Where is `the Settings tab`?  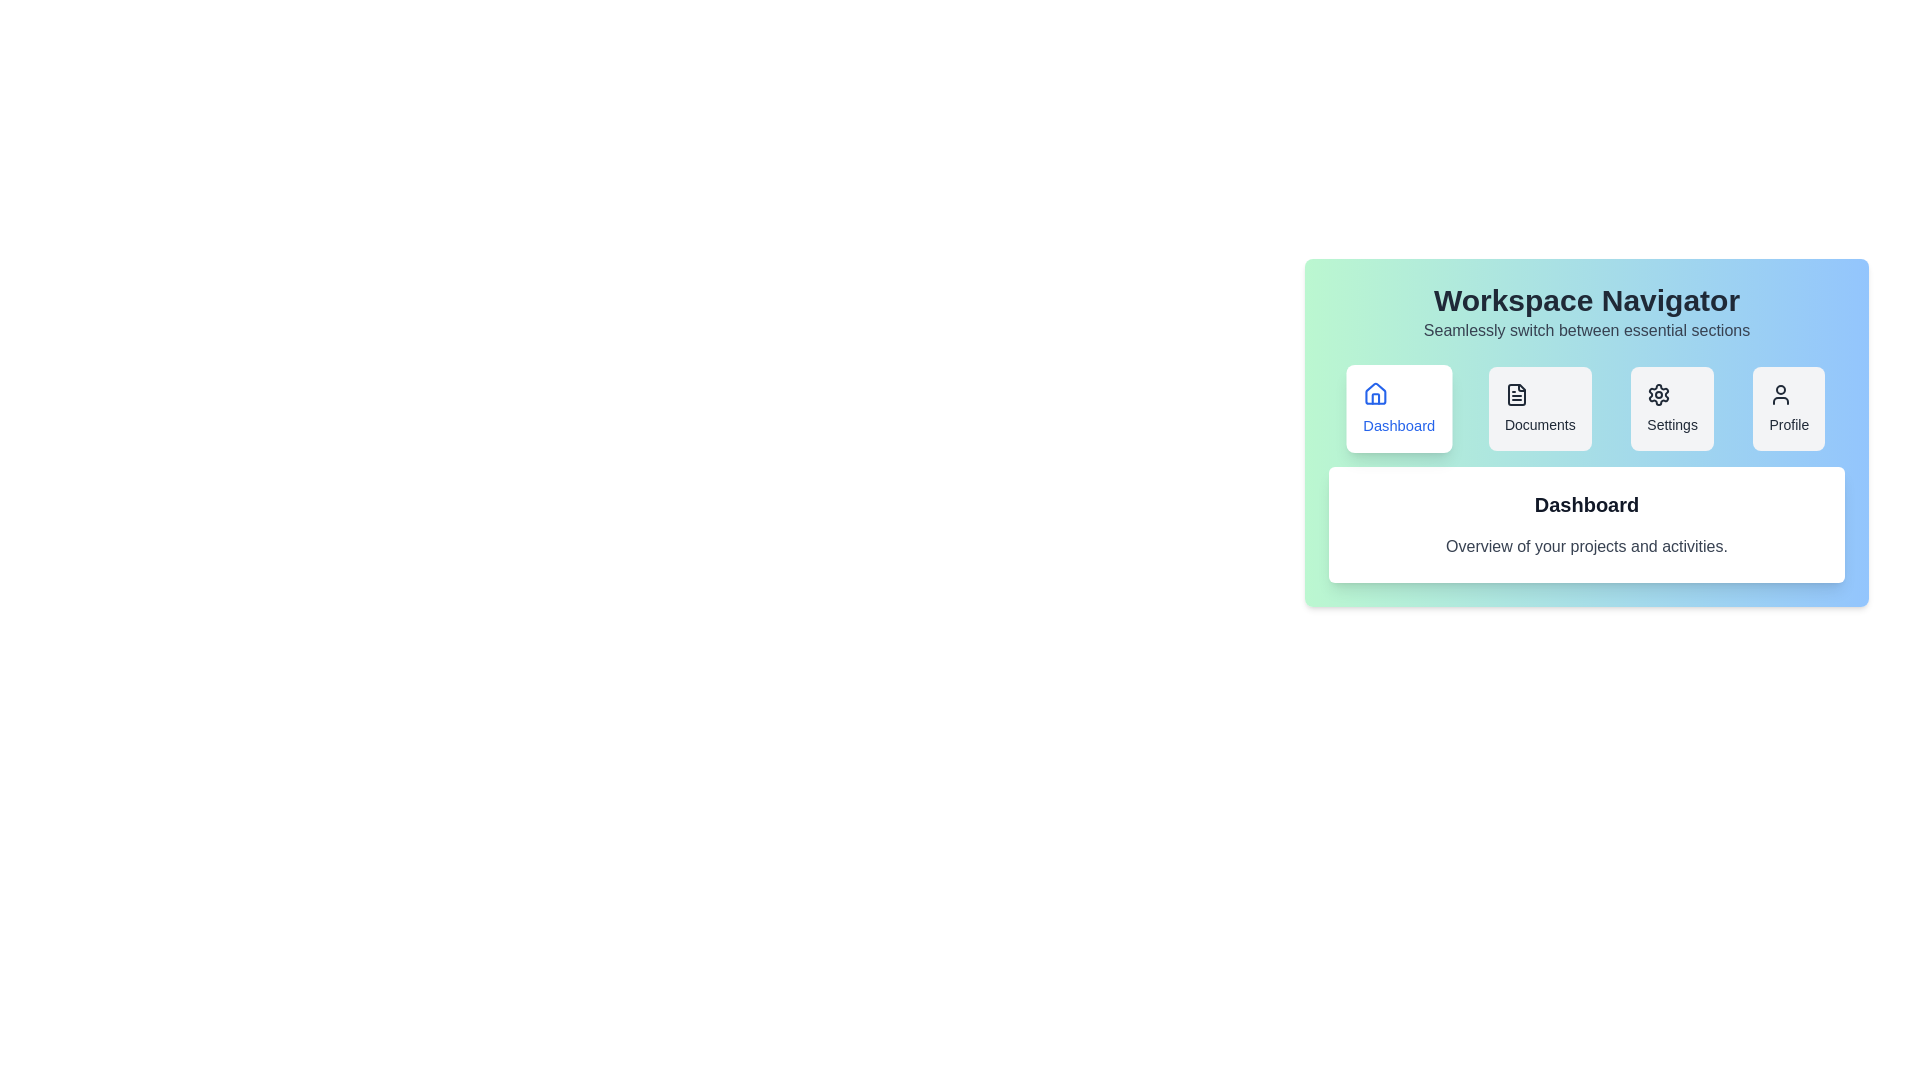
the Settings tab is located at coordinates (1672, 407).